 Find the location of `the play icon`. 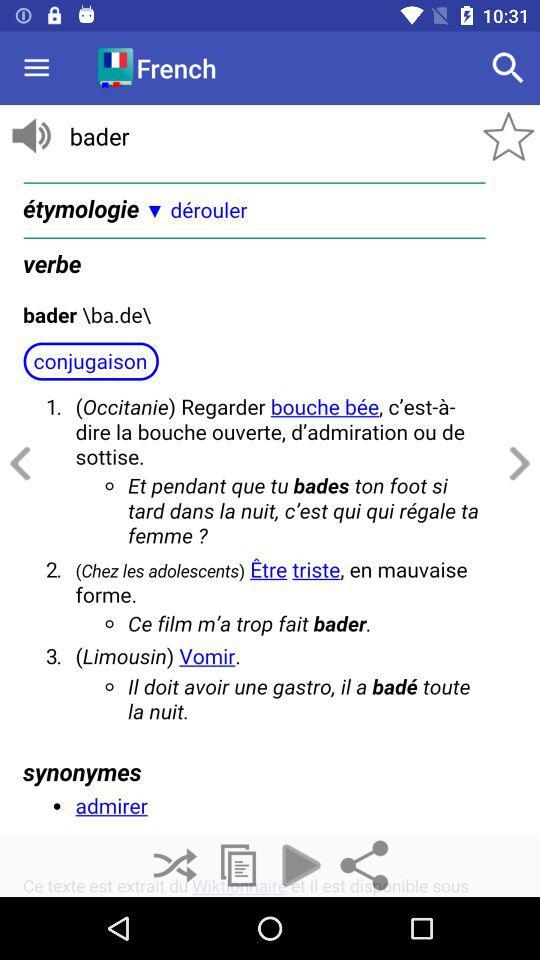

the play icon is located at coordinates (300, 864).